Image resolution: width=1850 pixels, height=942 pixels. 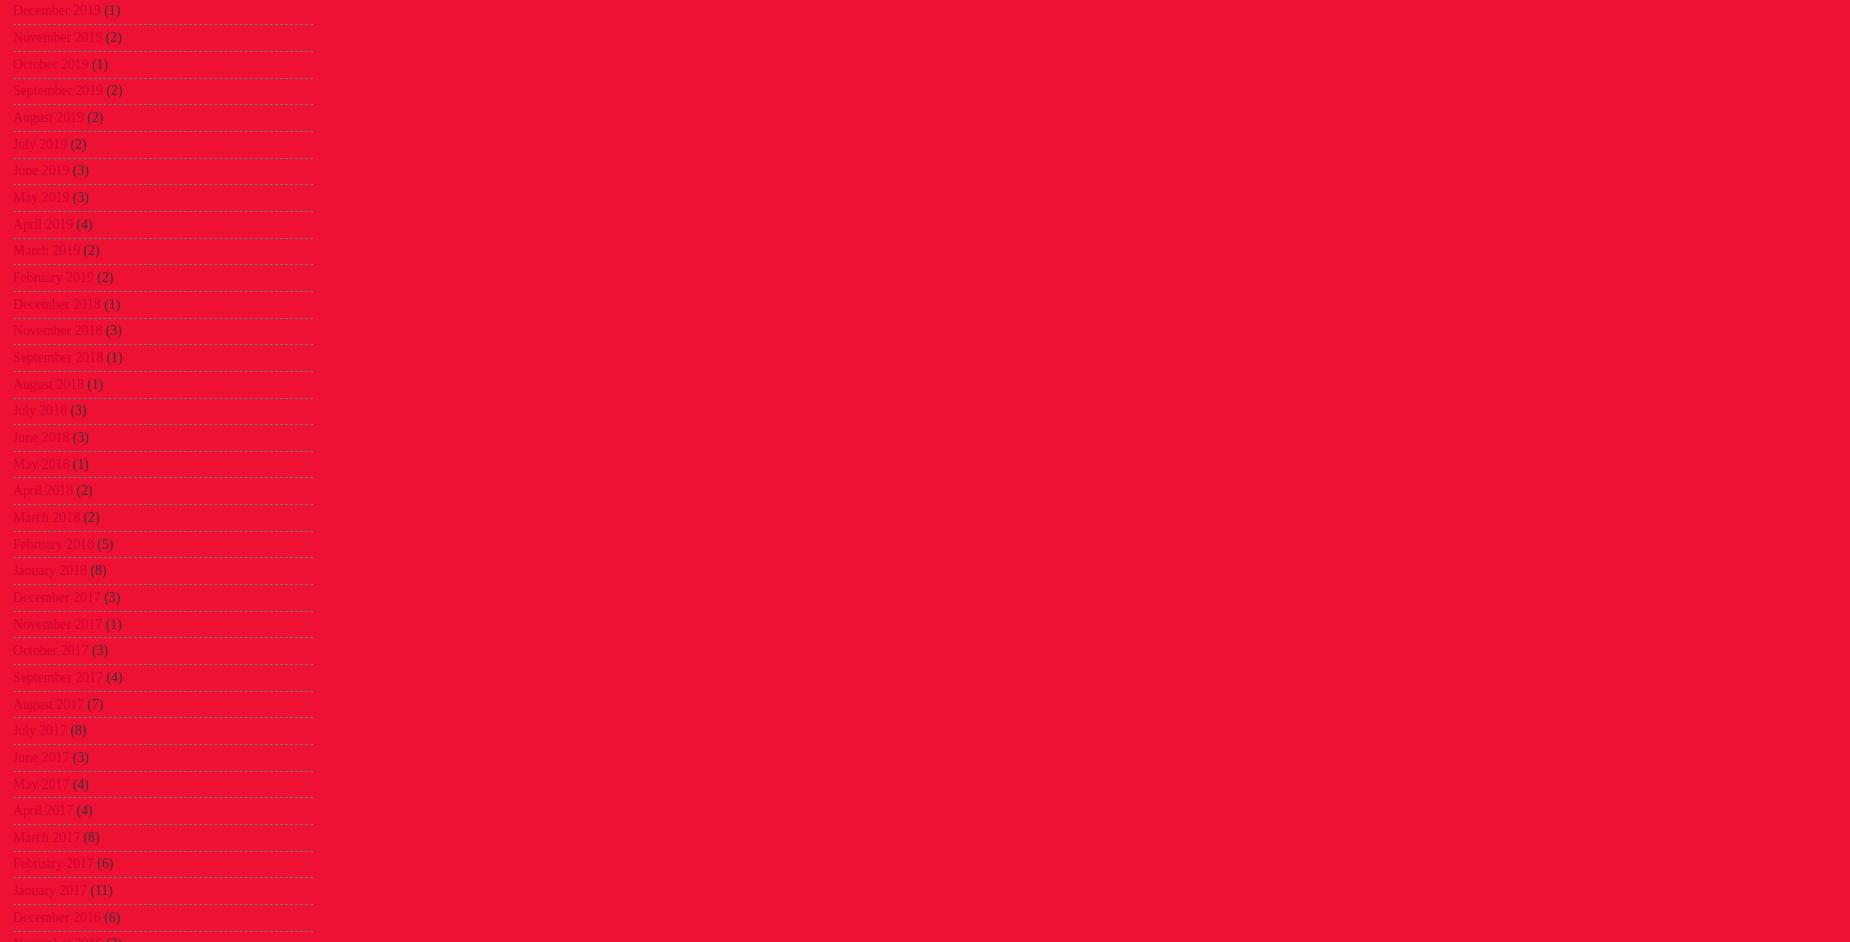 What do you see at coordinates (56, 622) in the screenshot?
I see `'November 2017'` at bounding box center [56, 622].